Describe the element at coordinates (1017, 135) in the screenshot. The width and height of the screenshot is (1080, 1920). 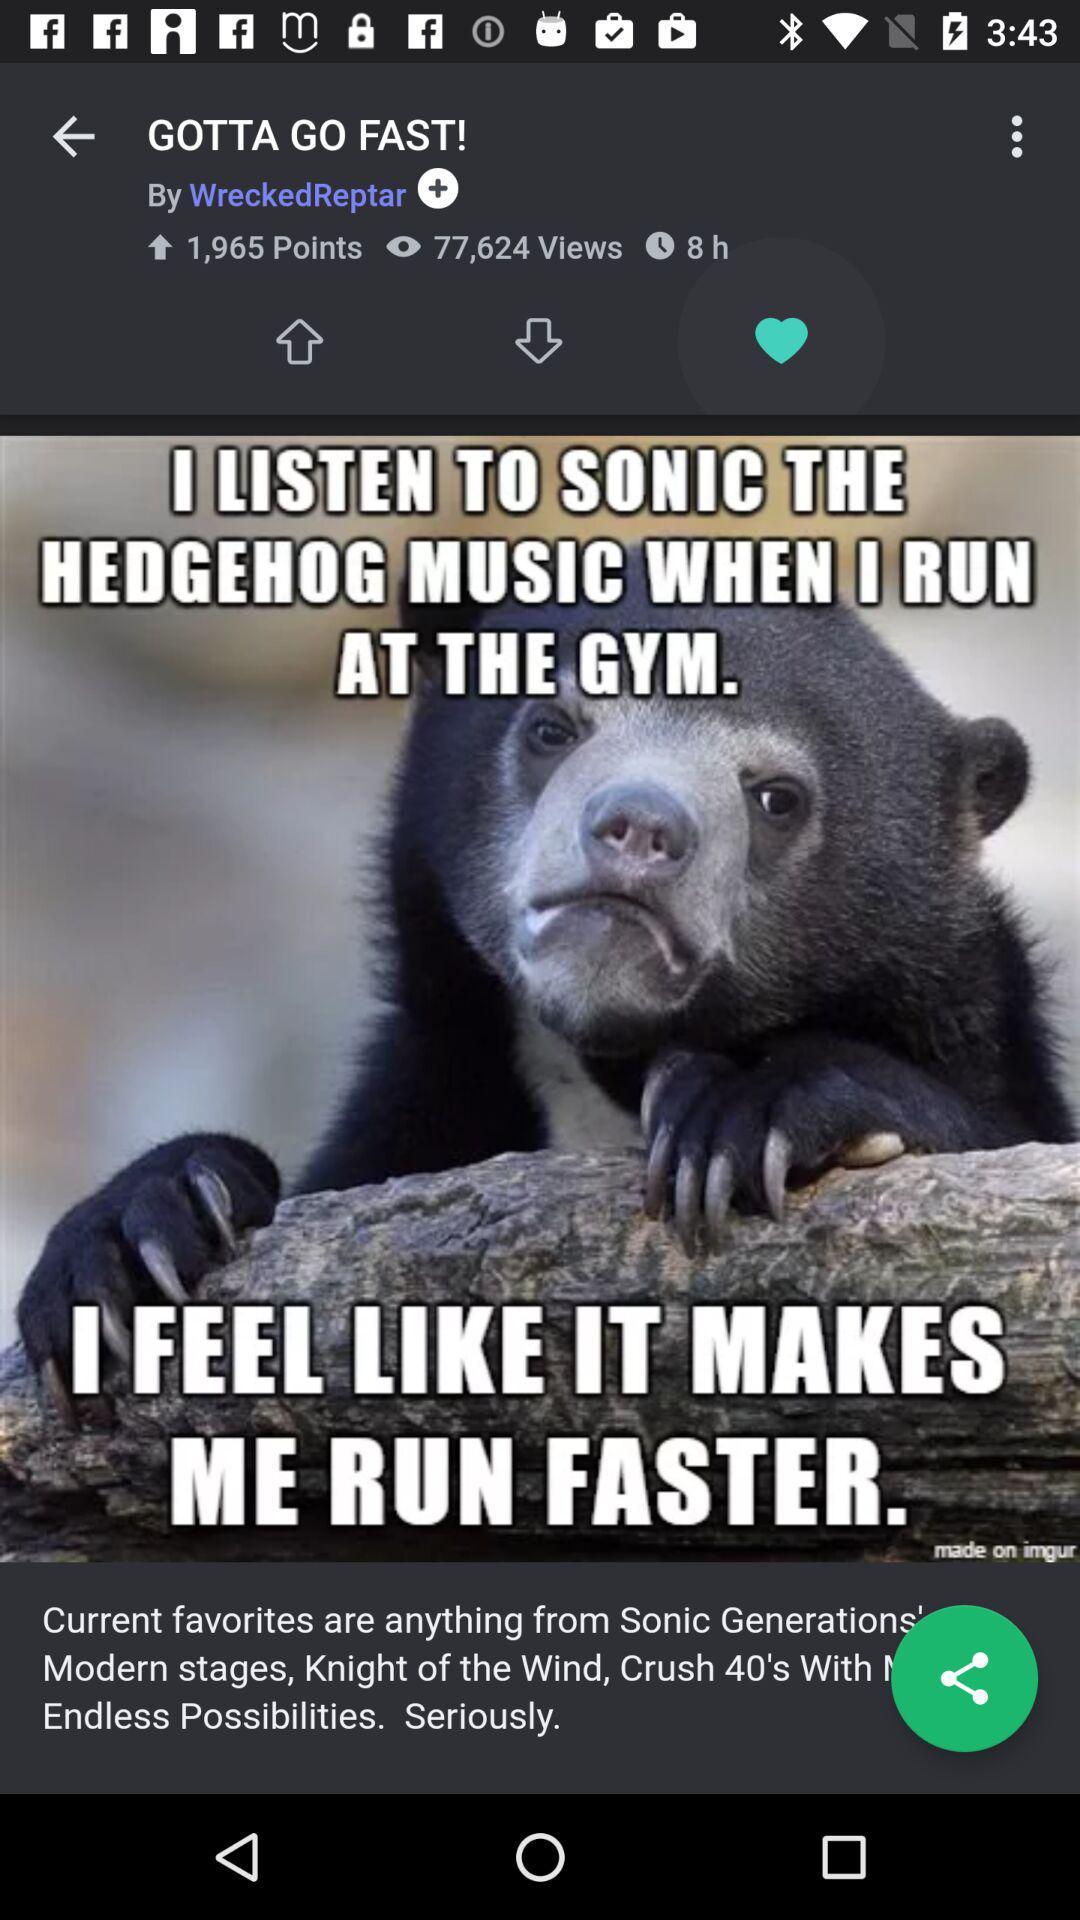
I see `the icon to the right of 8 h icon` at that location.